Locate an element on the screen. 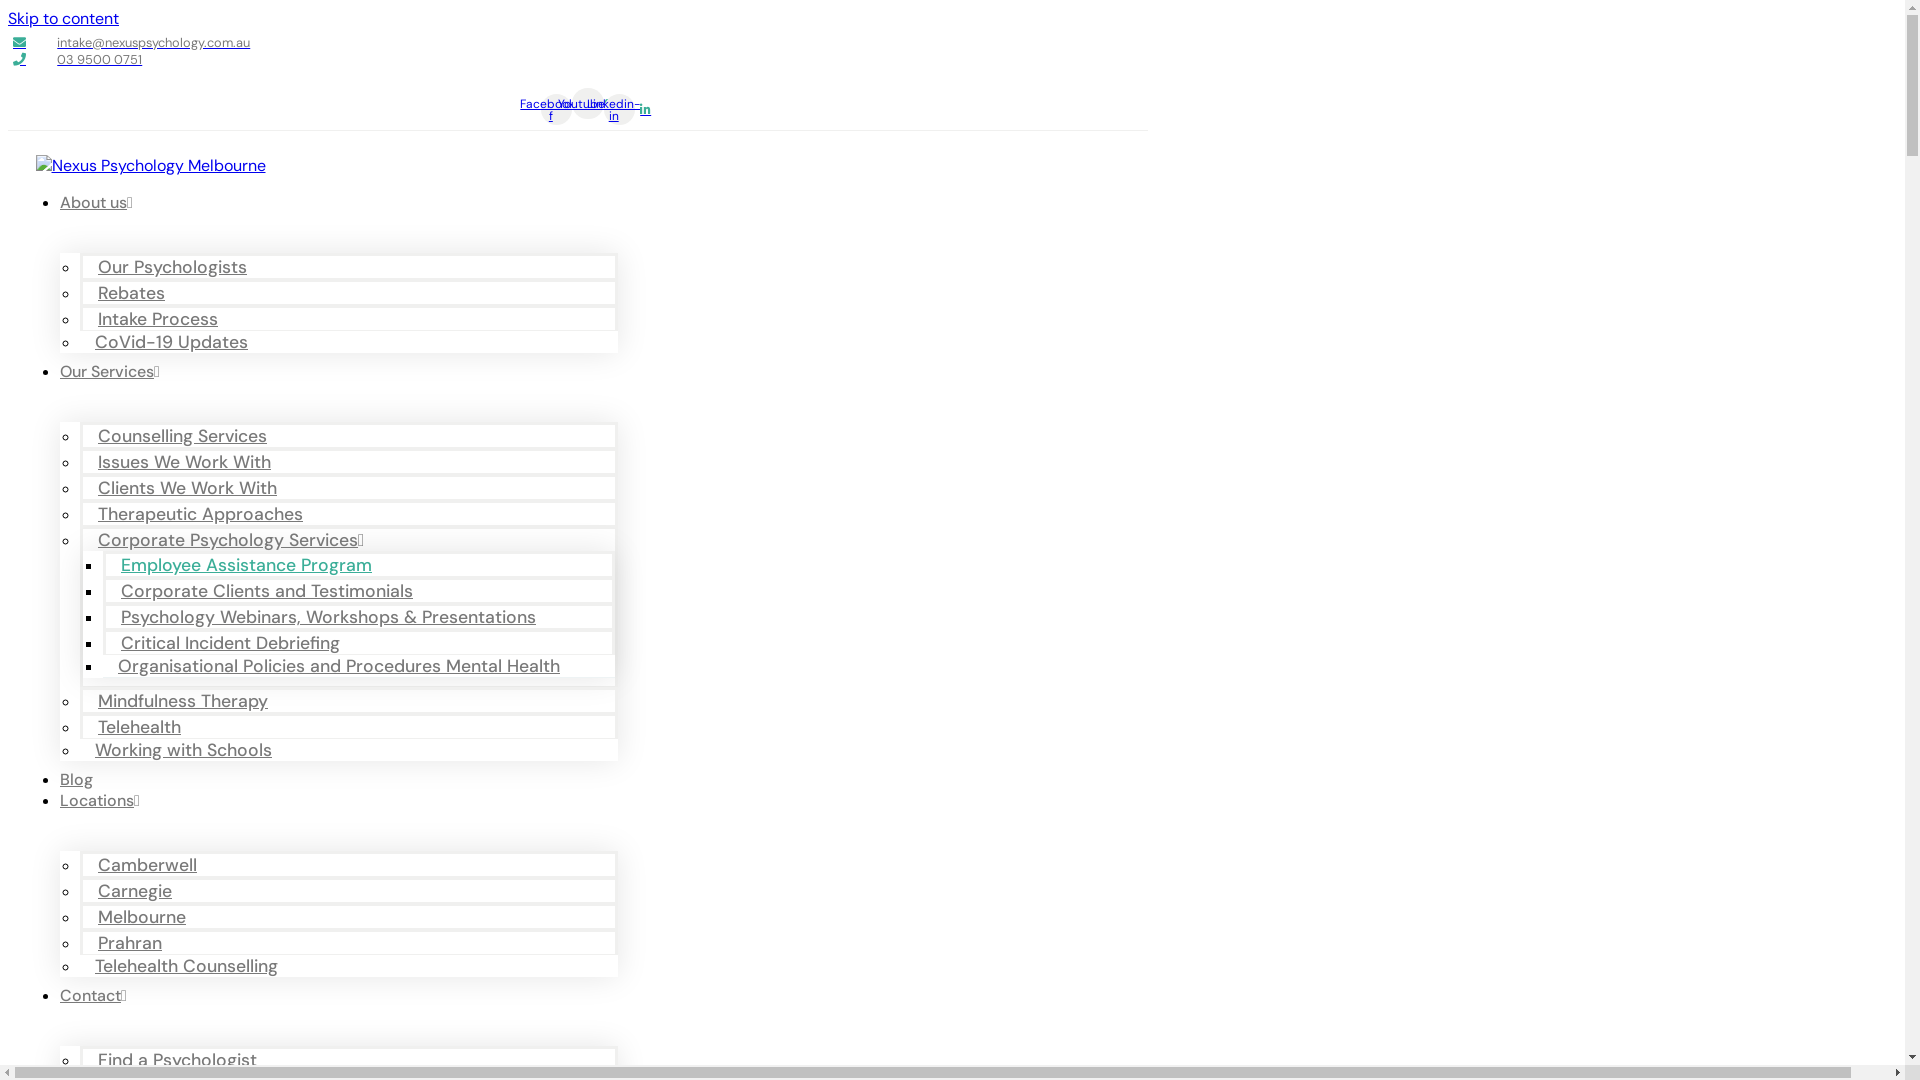  'Skip to content' is located at coordinates (63, 18).